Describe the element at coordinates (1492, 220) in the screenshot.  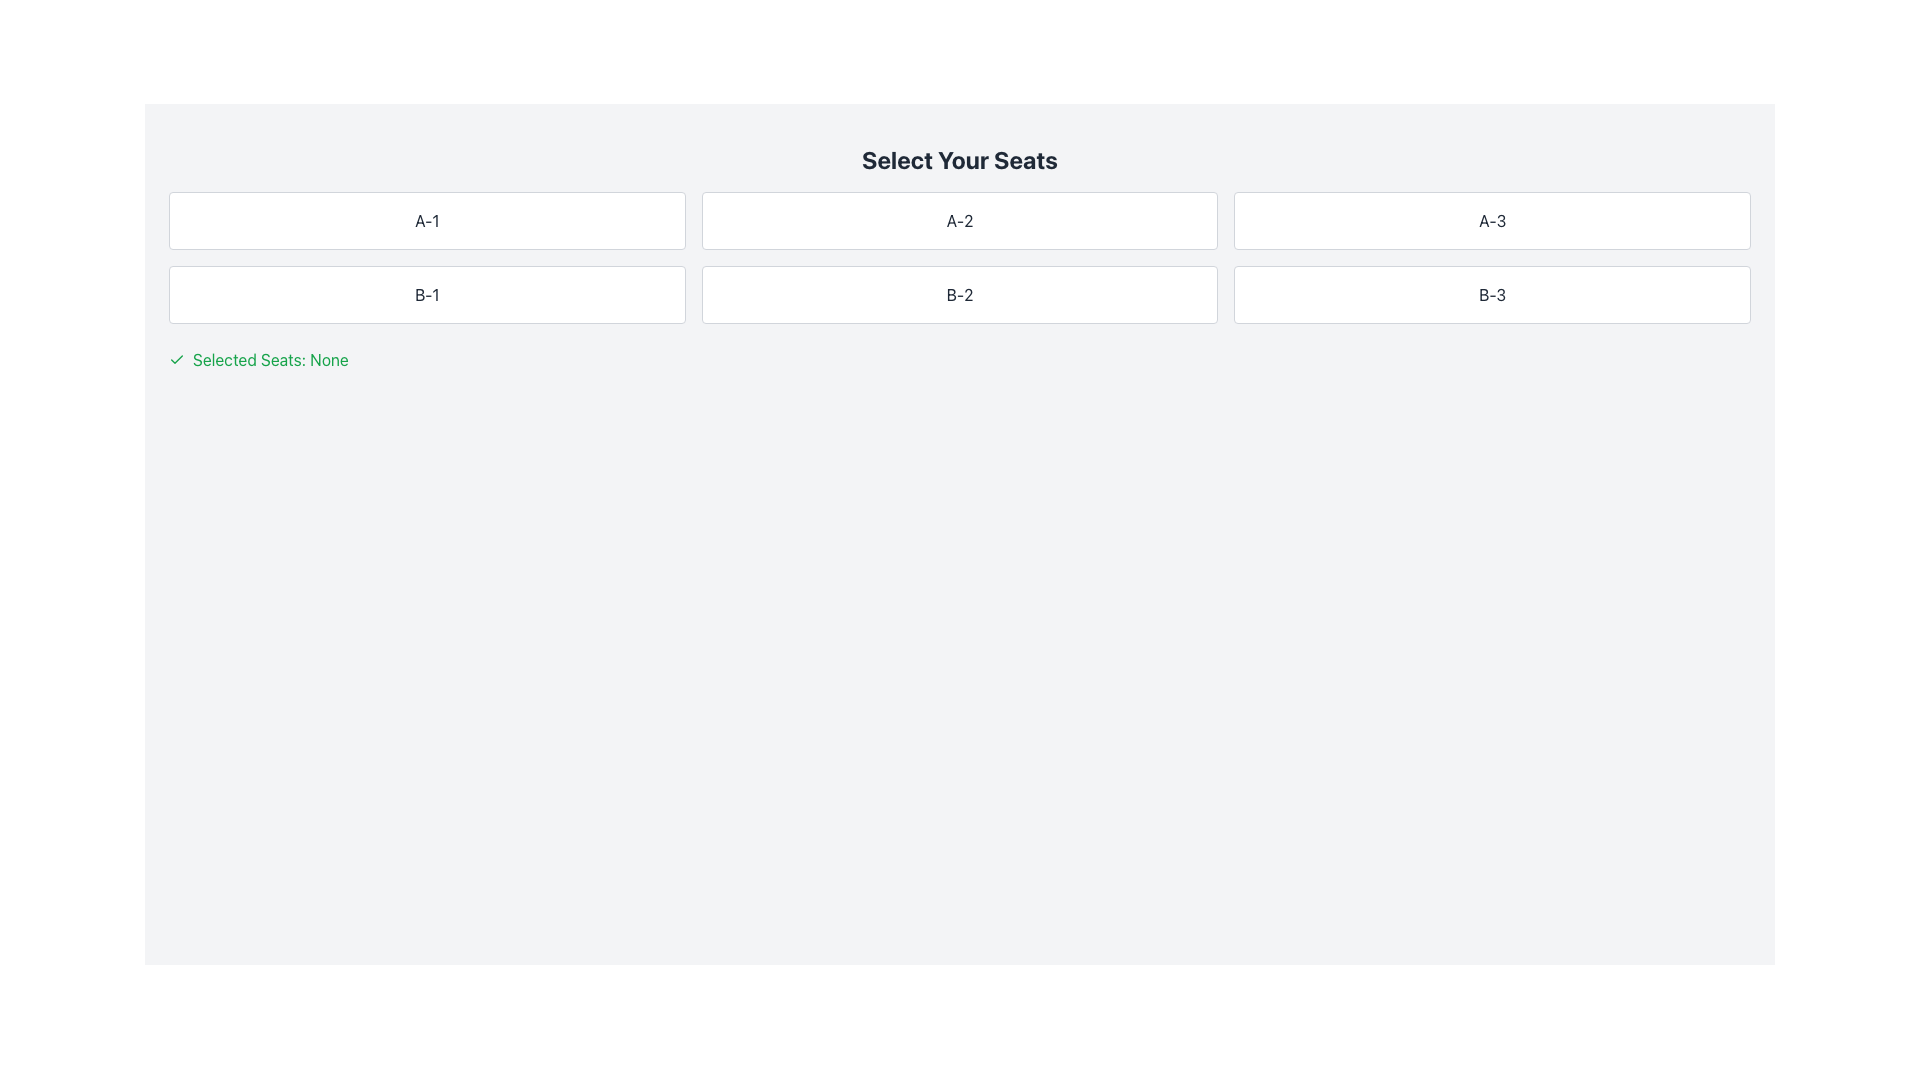
I see `the selectable button identified by 'A-3' to confirm the selection` at that location.